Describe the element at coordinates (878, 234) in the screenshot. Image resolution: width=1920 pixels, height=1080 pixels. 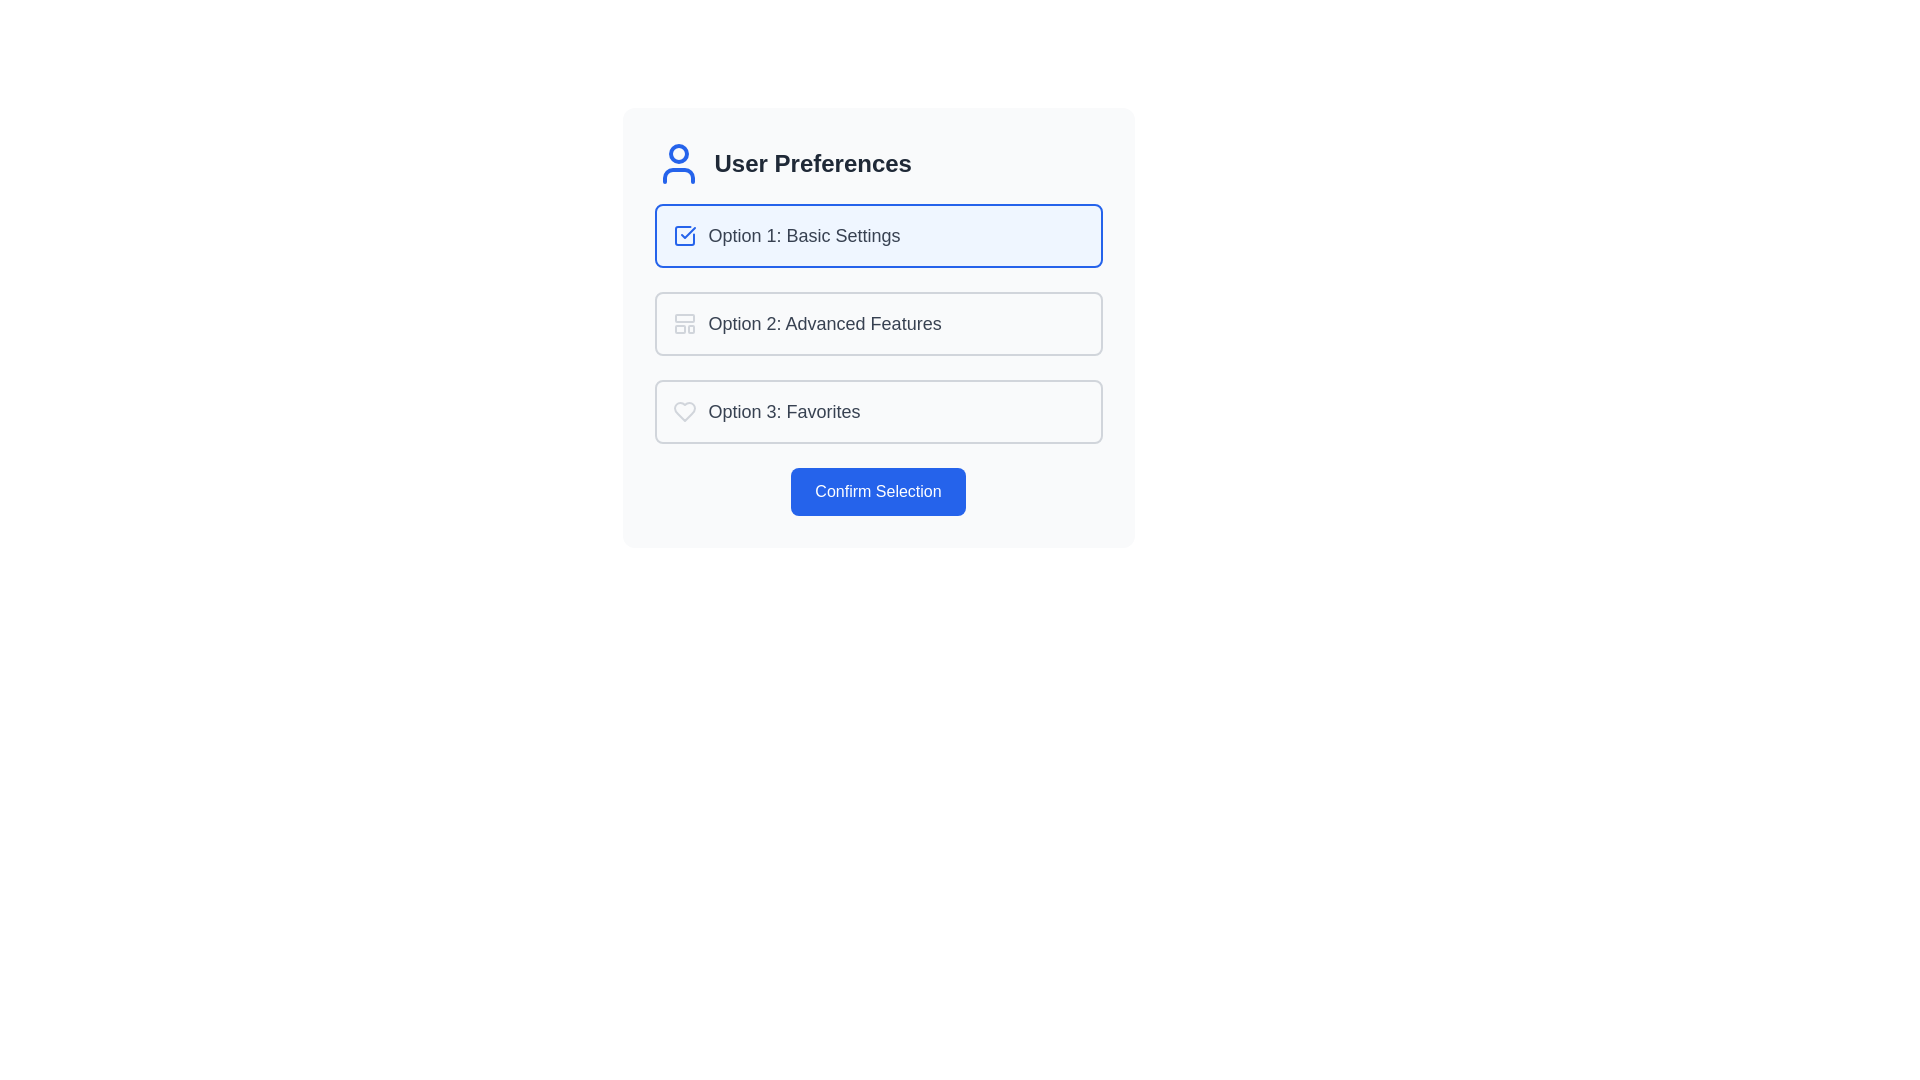
I see `the first selectable list item with a light blue background and checkmark icon` at that location.